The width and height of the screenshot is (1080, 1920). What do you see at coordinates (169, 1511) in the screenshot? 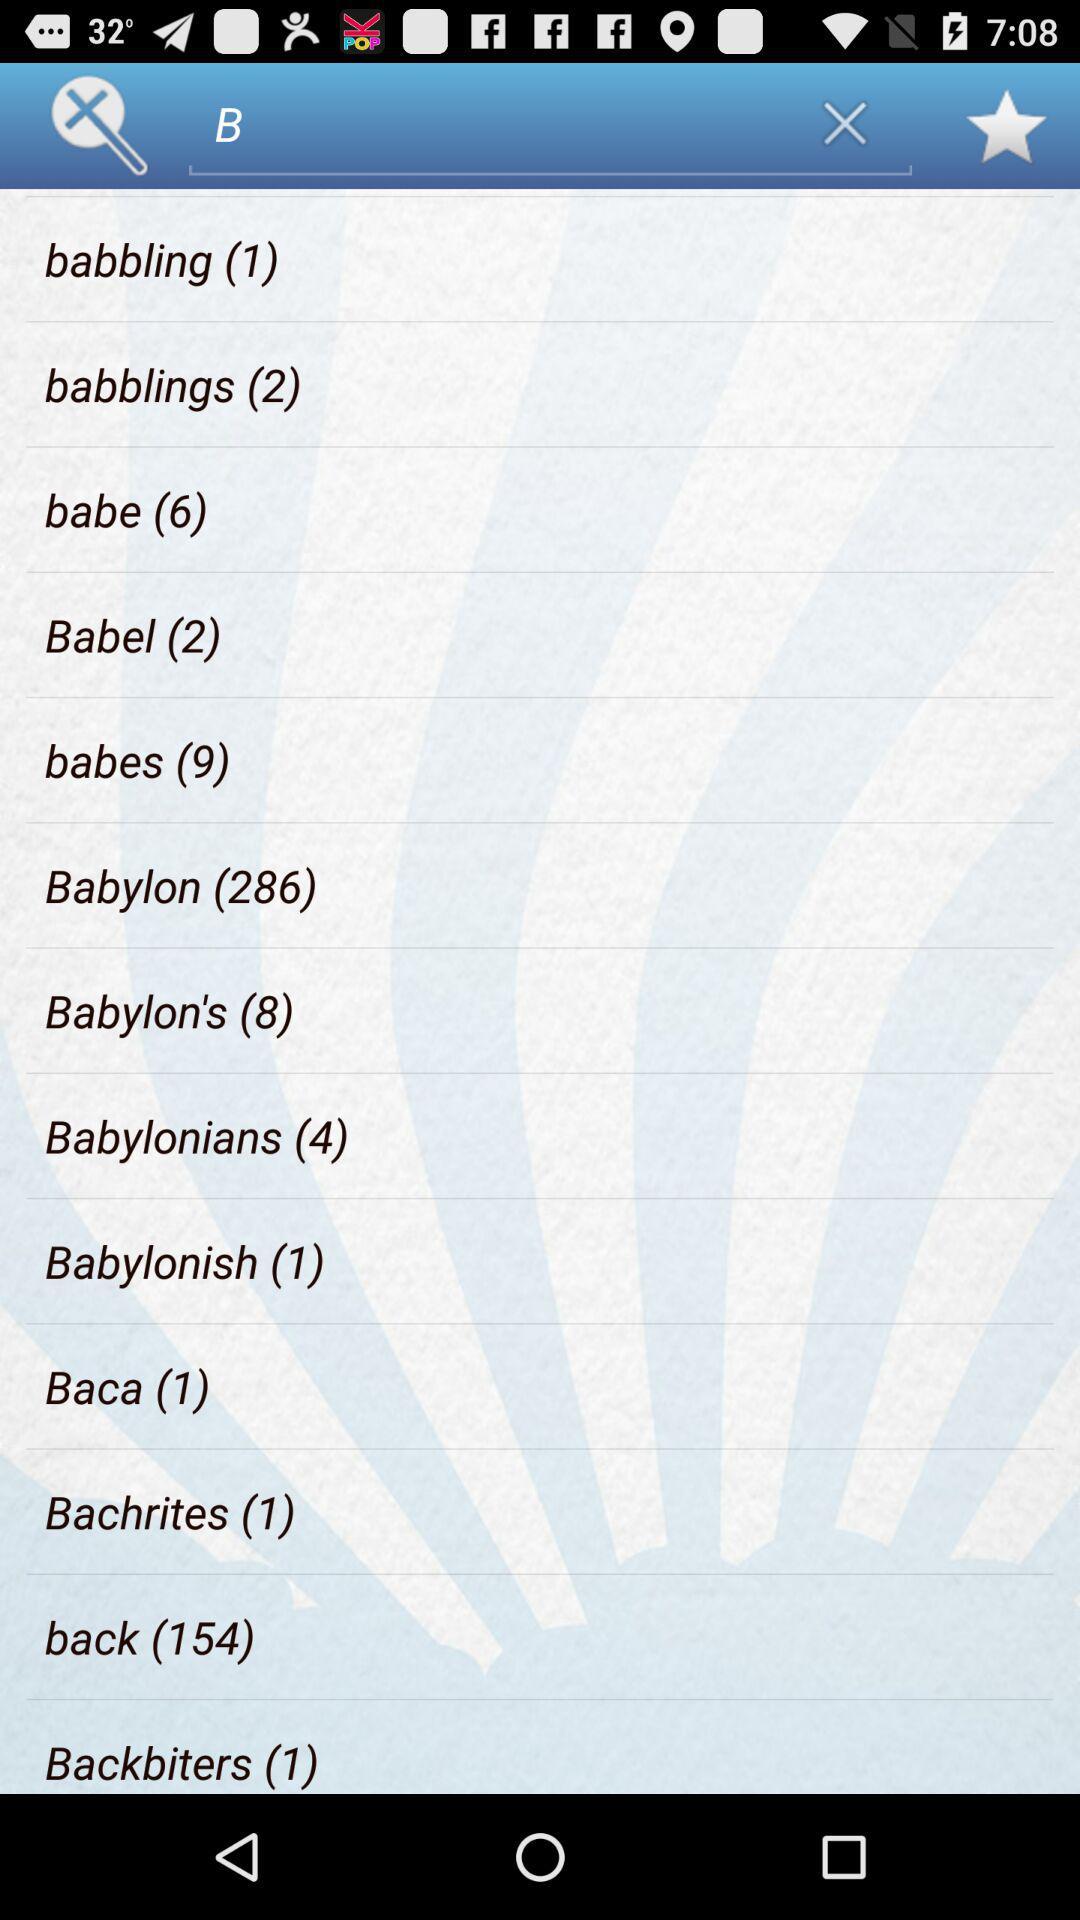
I see `app above back (154) icon` at bounding box center [169, 1511].